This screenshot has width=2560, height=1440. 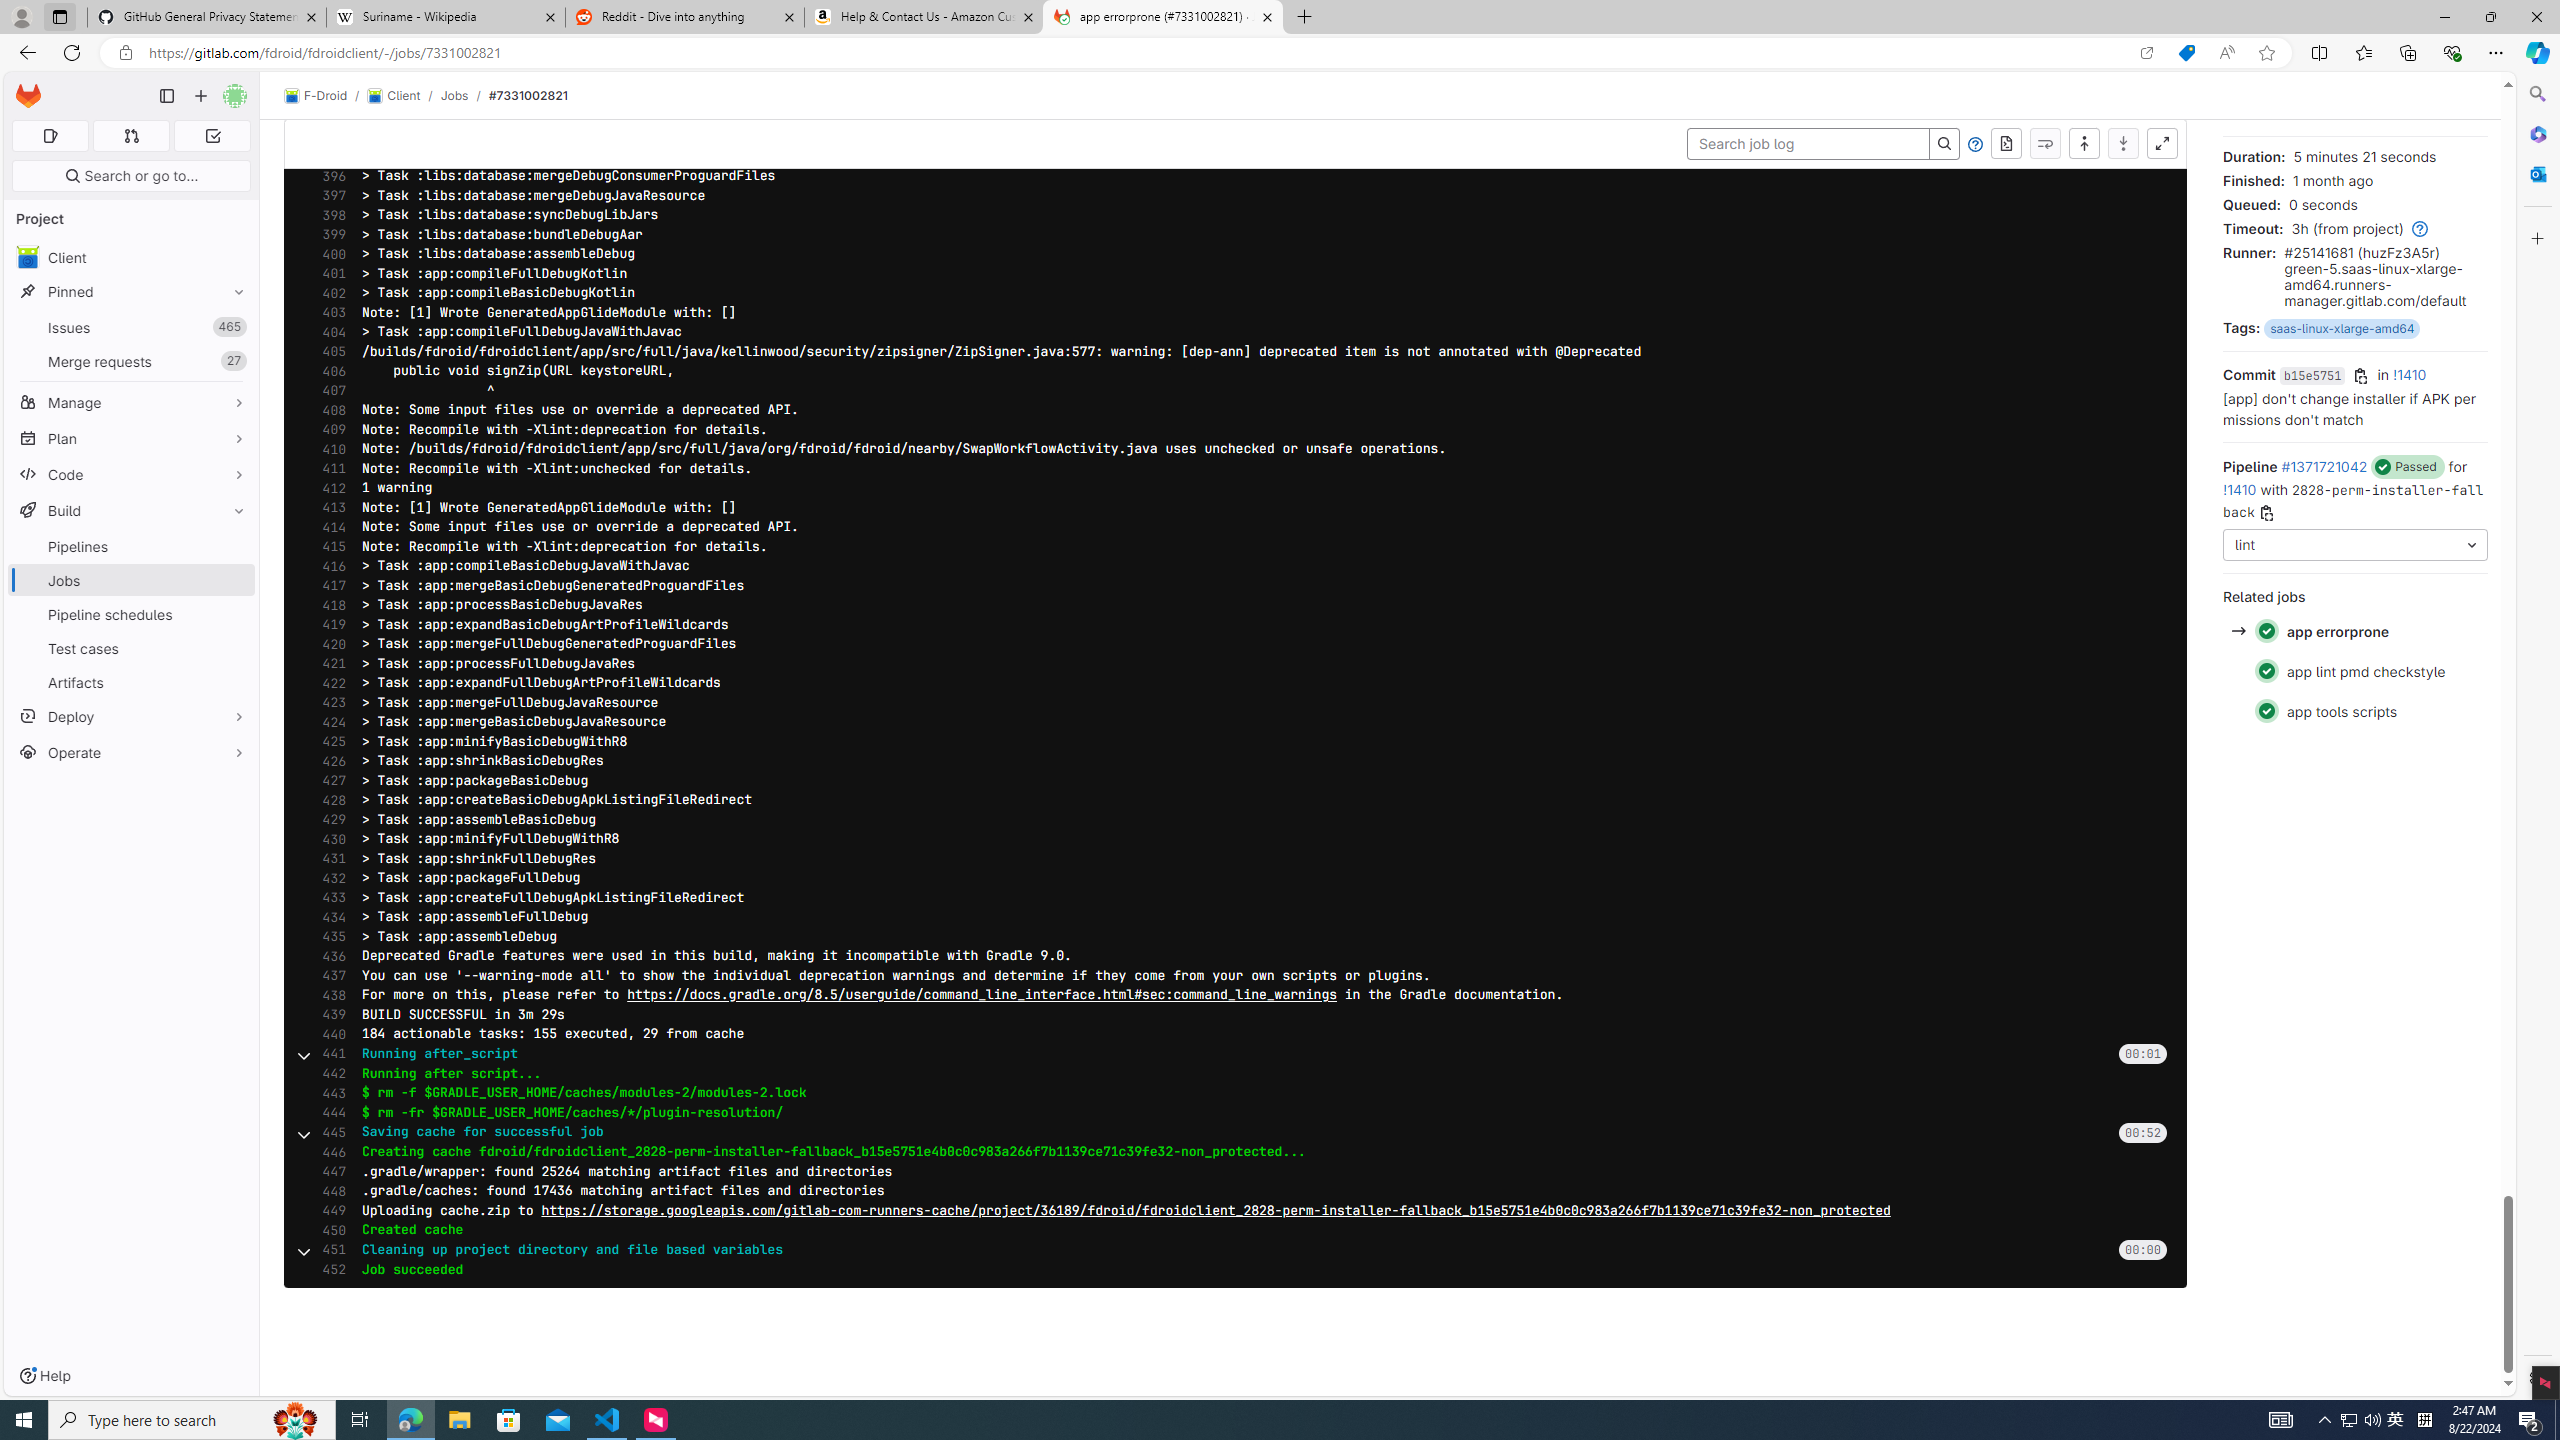 I want to click on '440', so click(x=327, y=1034).